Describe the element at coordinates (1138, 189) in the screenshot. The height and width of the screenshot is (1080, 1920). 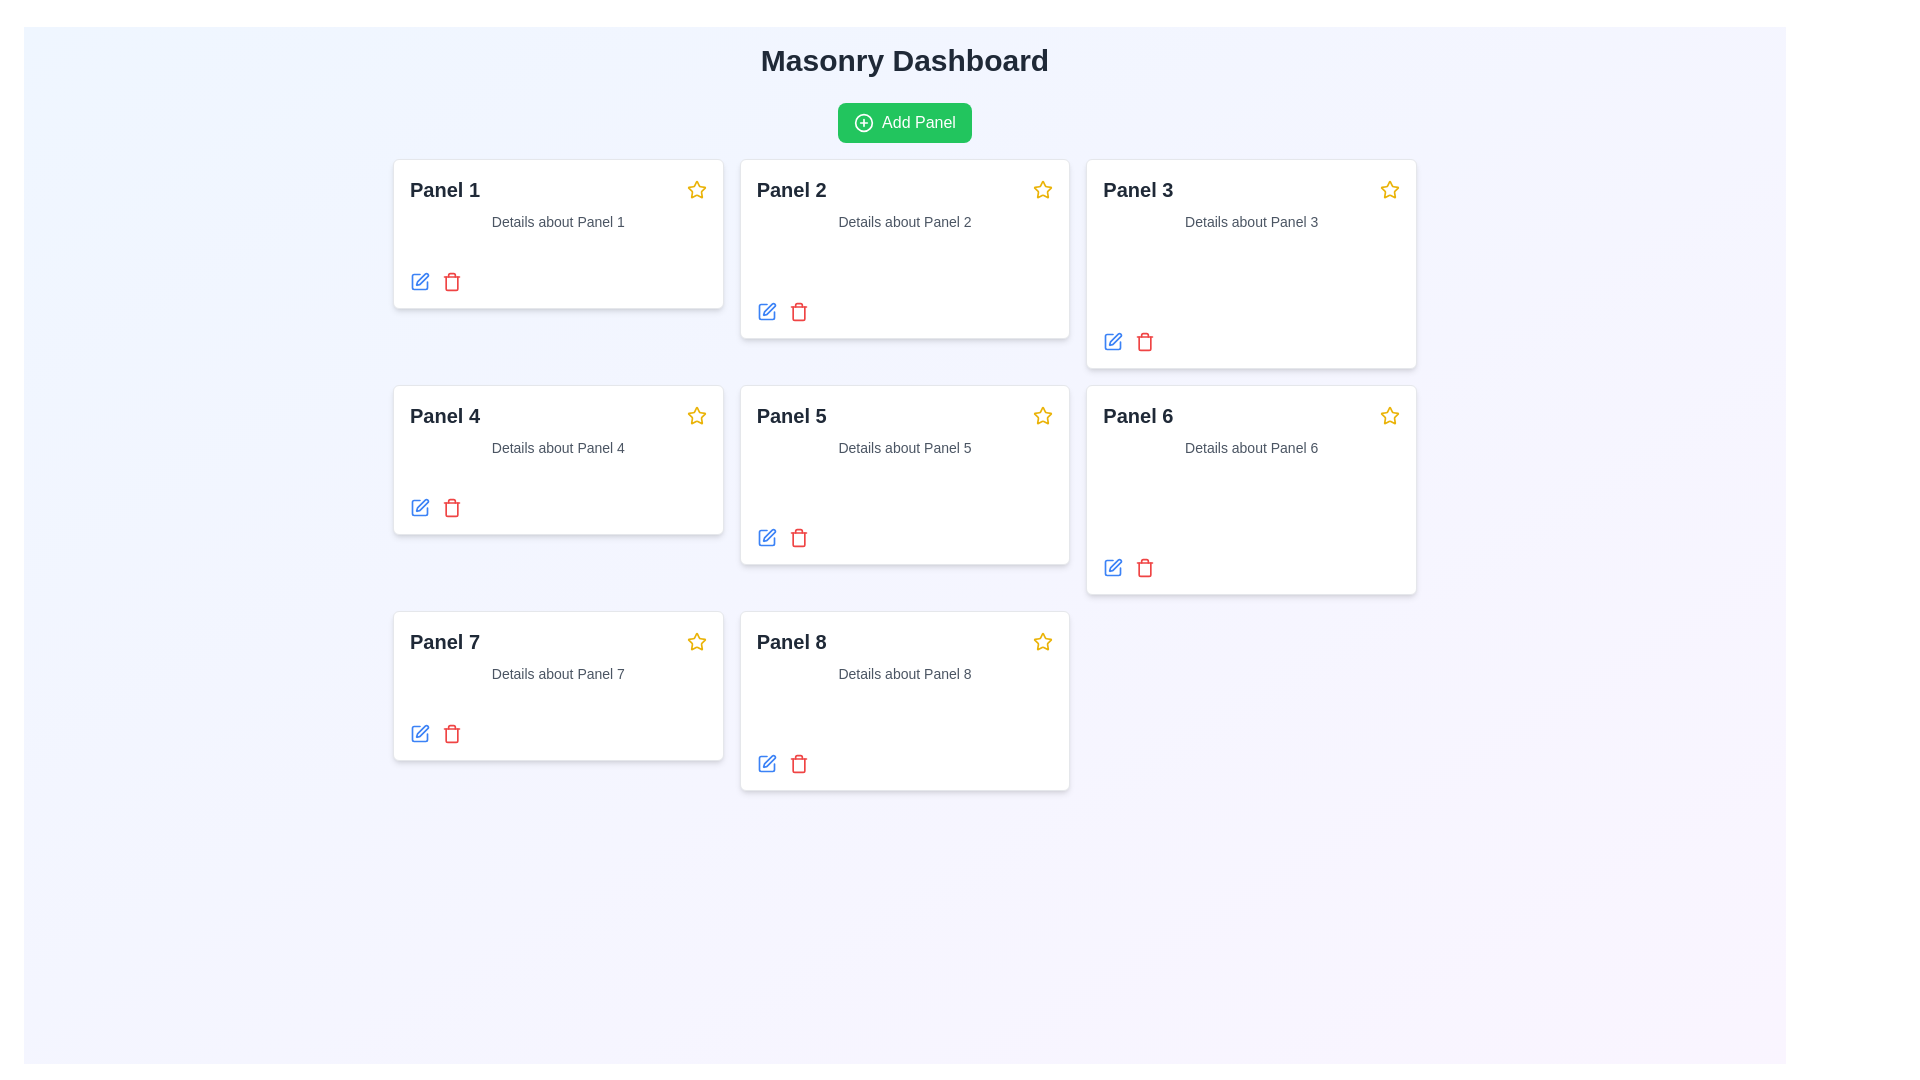
I see `the content card labeled 'Panel 3'` at that location.